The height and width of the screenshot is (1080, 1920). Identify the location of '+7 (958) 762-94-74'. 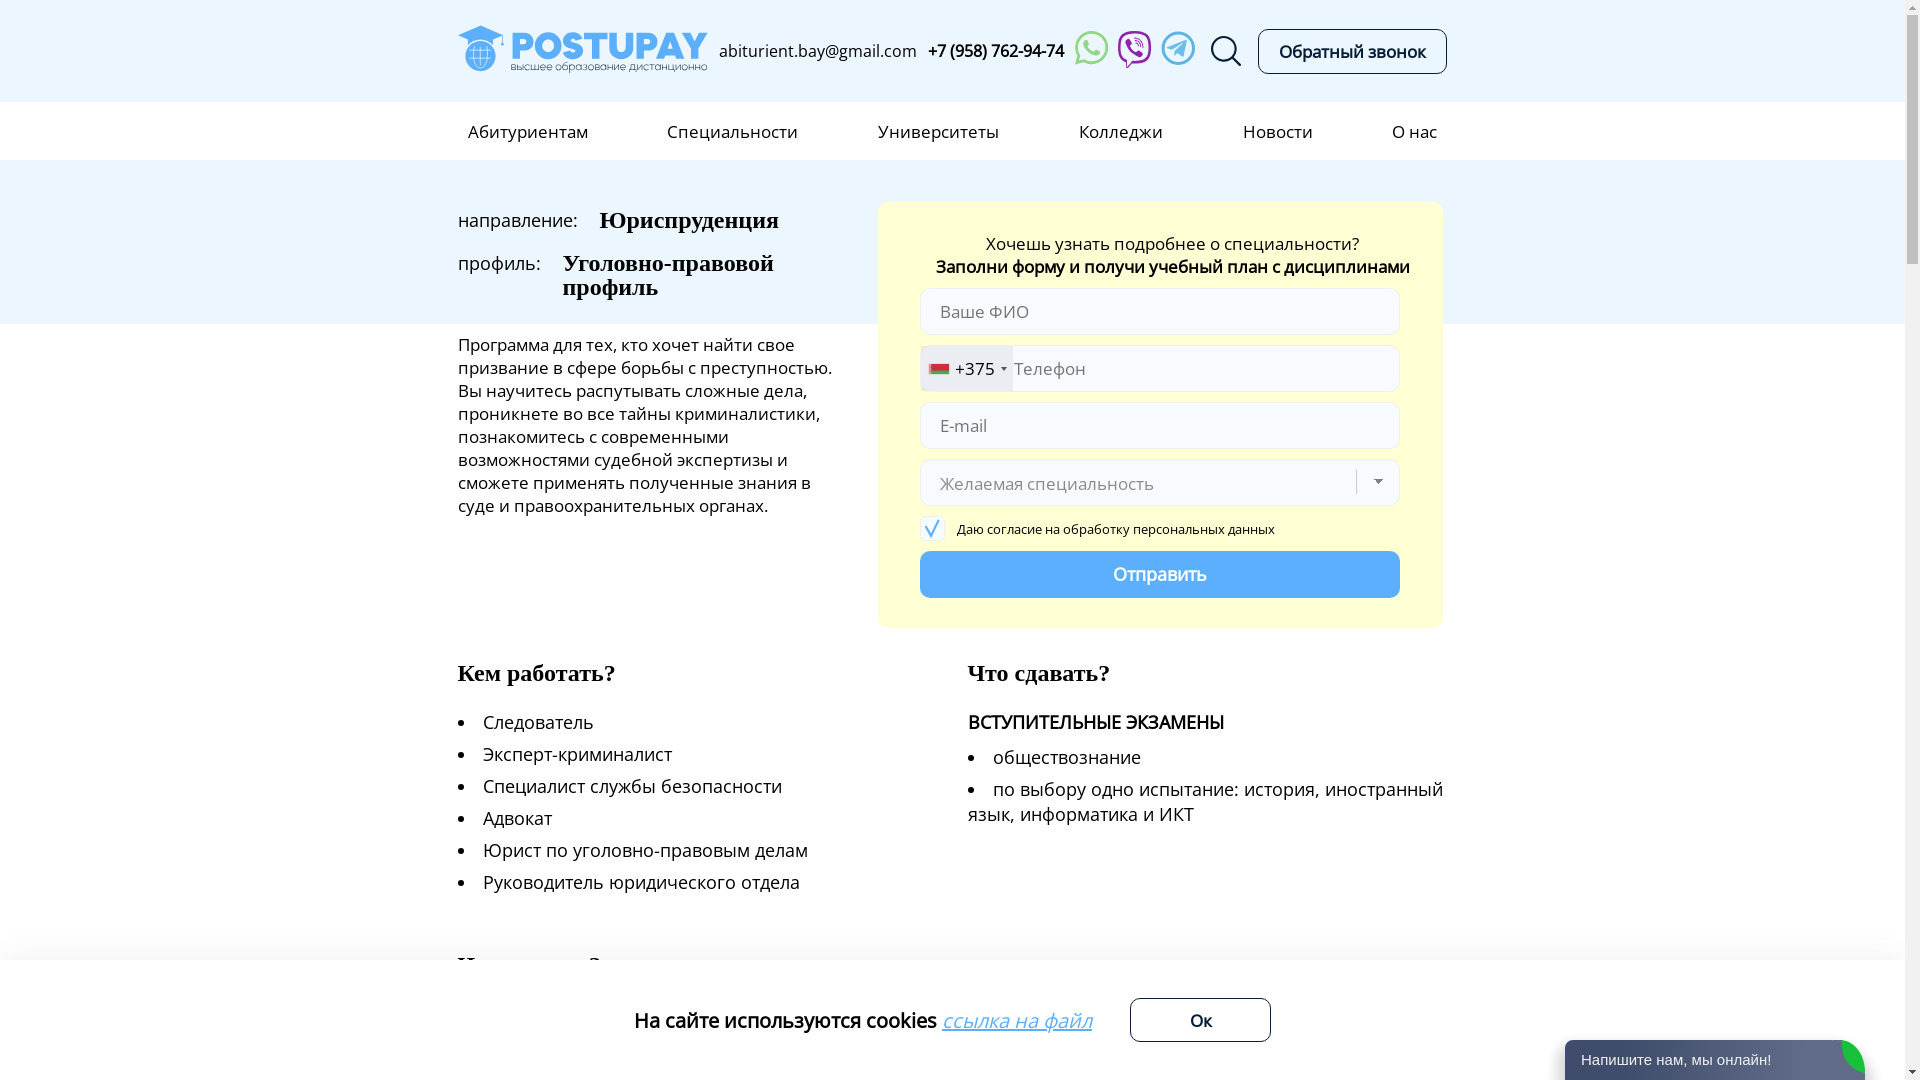
(996, 49).